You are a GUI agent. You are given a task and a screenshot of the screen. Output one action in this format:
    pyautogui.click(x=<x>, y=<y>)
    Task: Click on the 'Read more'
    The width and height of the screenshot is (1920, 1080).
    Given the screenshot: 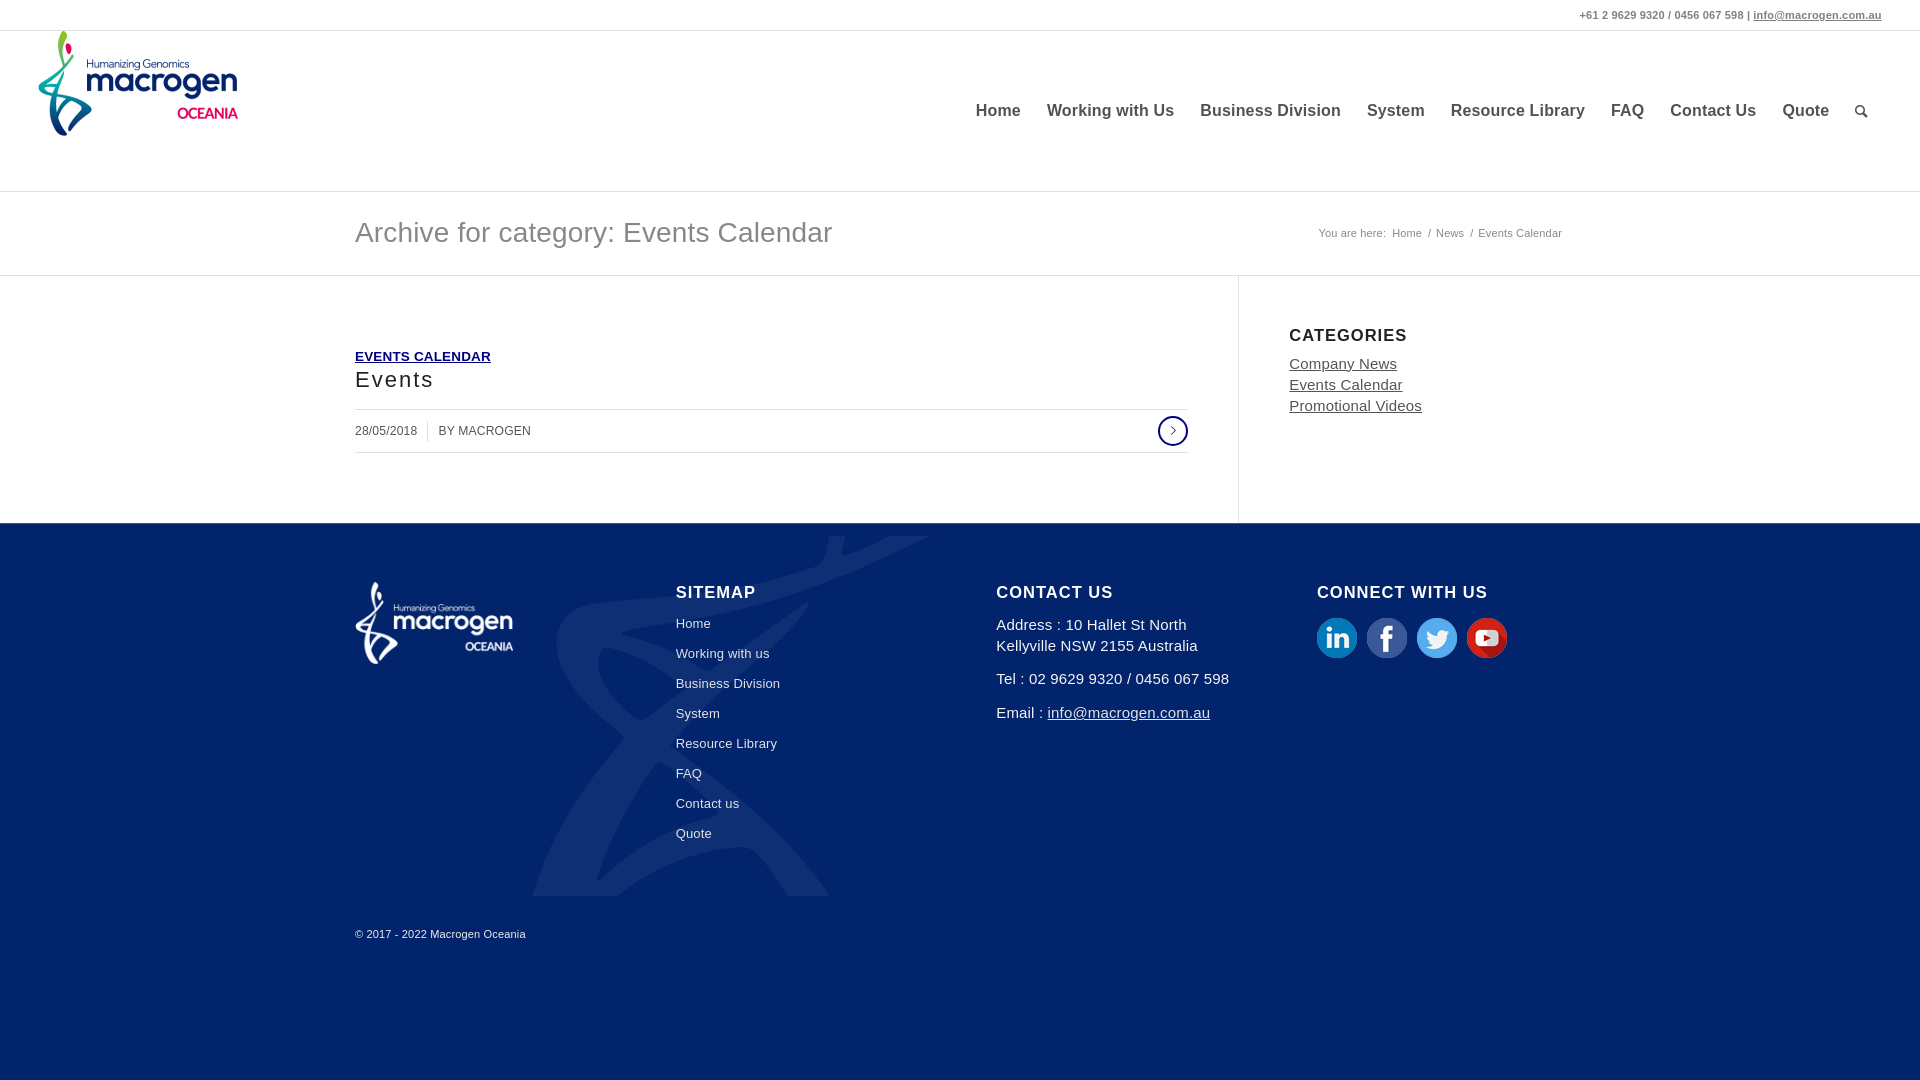 What is the action you would take?
    pyautogui.click(x=1157, y=430)
    